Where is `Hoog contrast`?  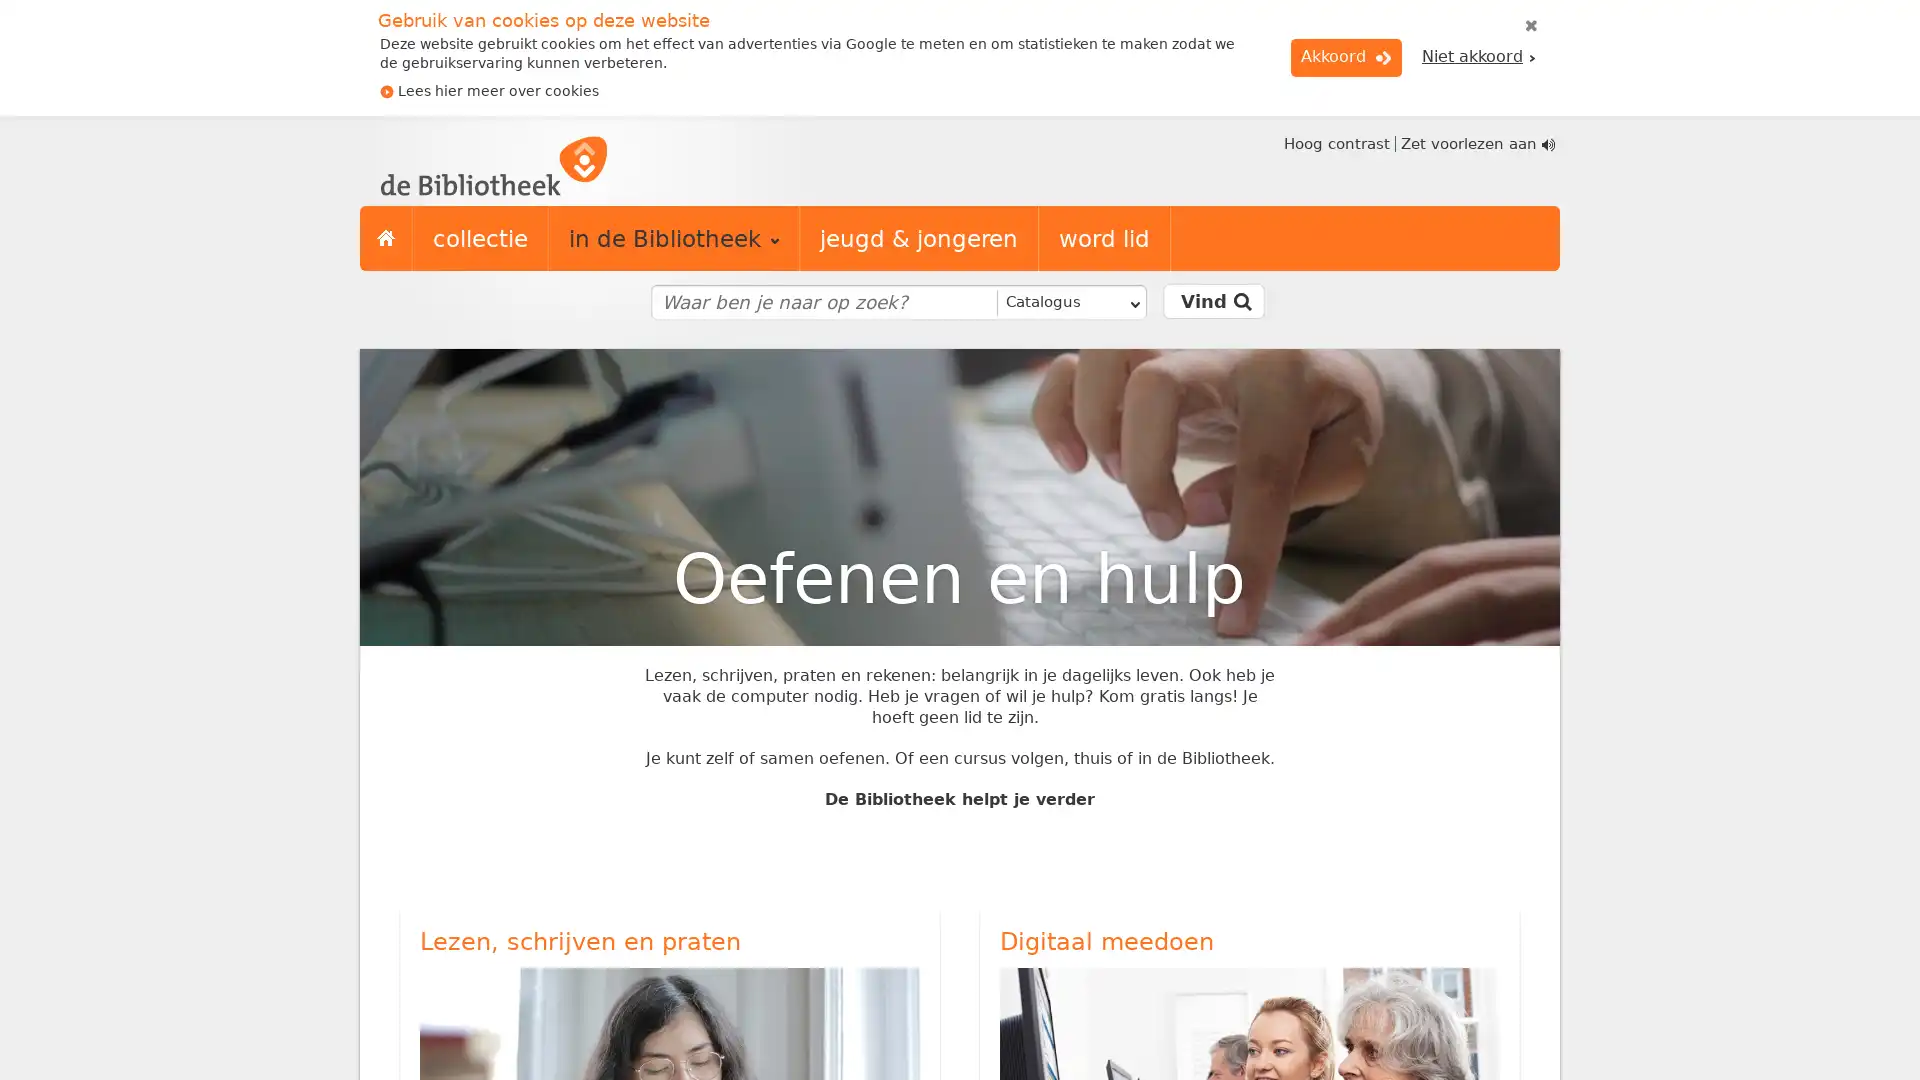 Hoog contrast is located at coordinates (1334, 142).